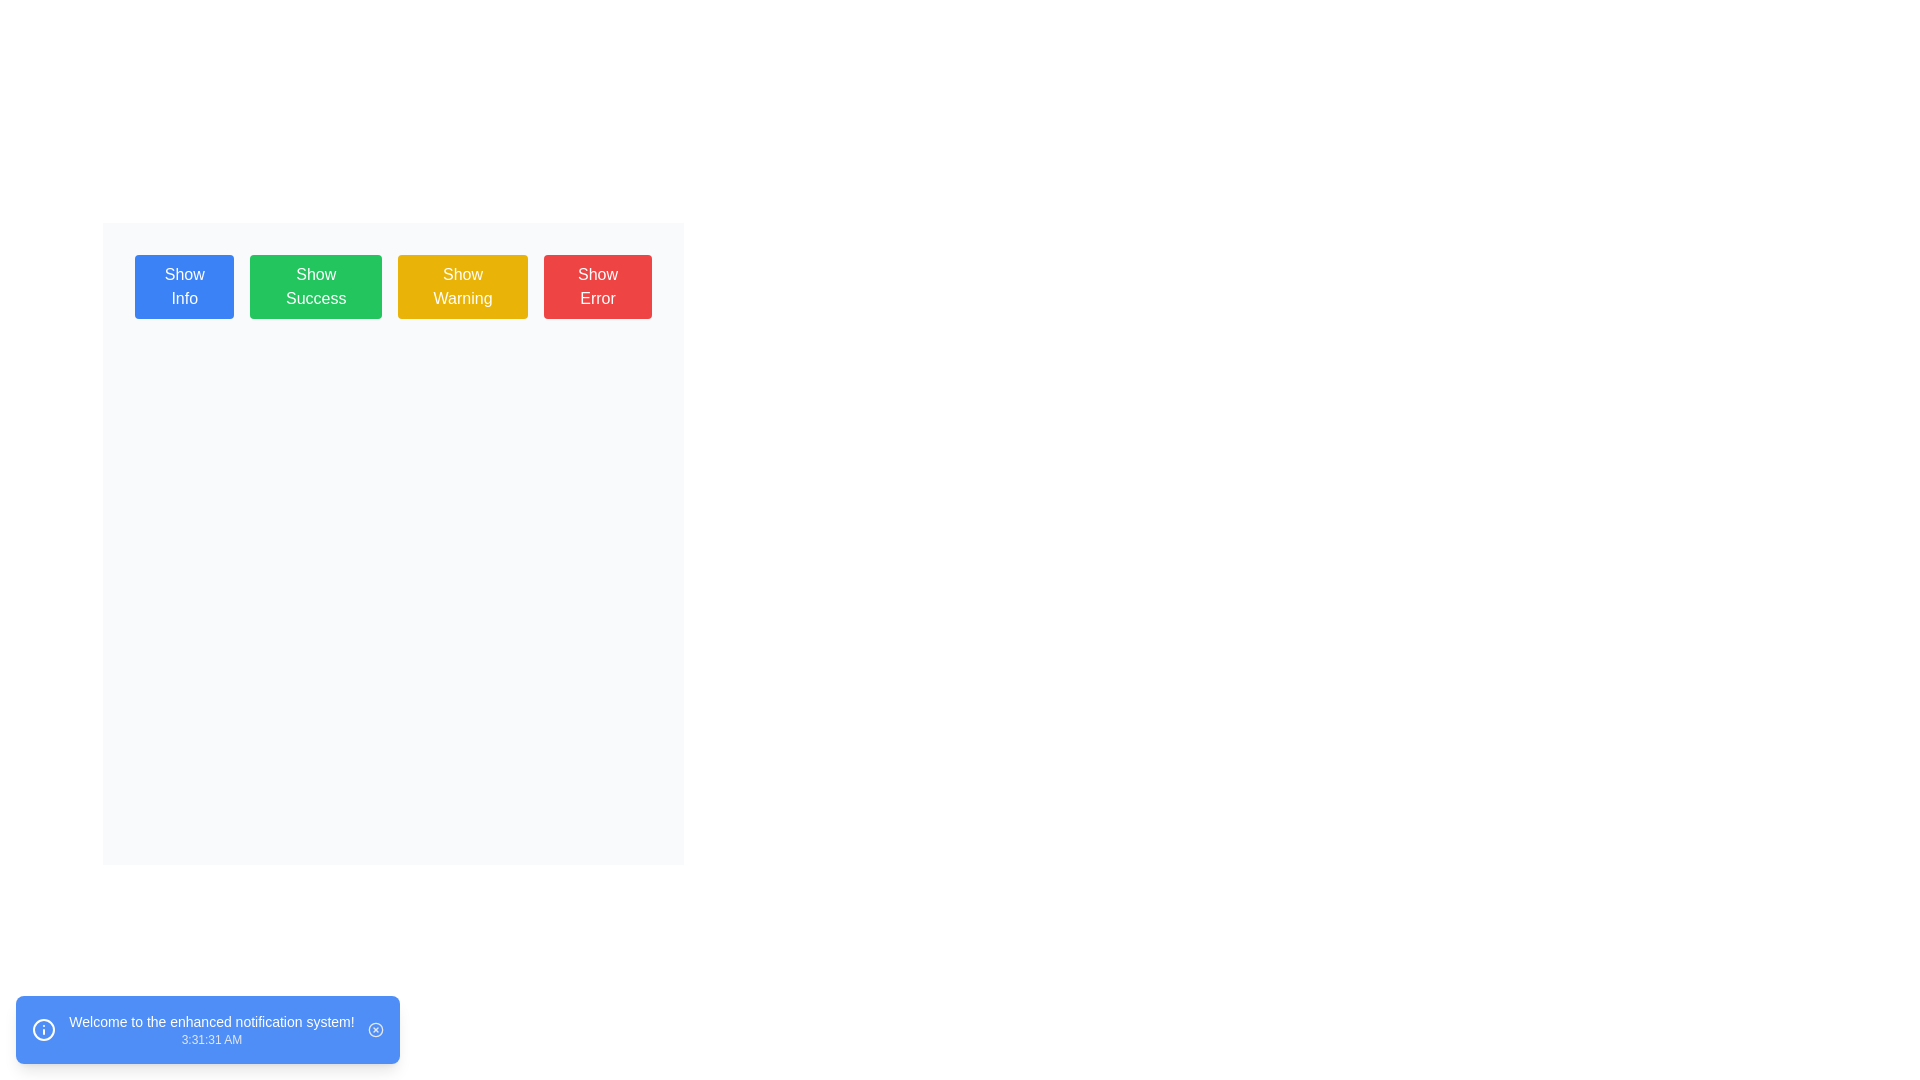 This screenshot has height=1080, width=1920. I want to click on the second button in a group of four buttons, located to the right of the 'Show Info' button and to the left of the 'Show Warning' button, so click(315, 286).